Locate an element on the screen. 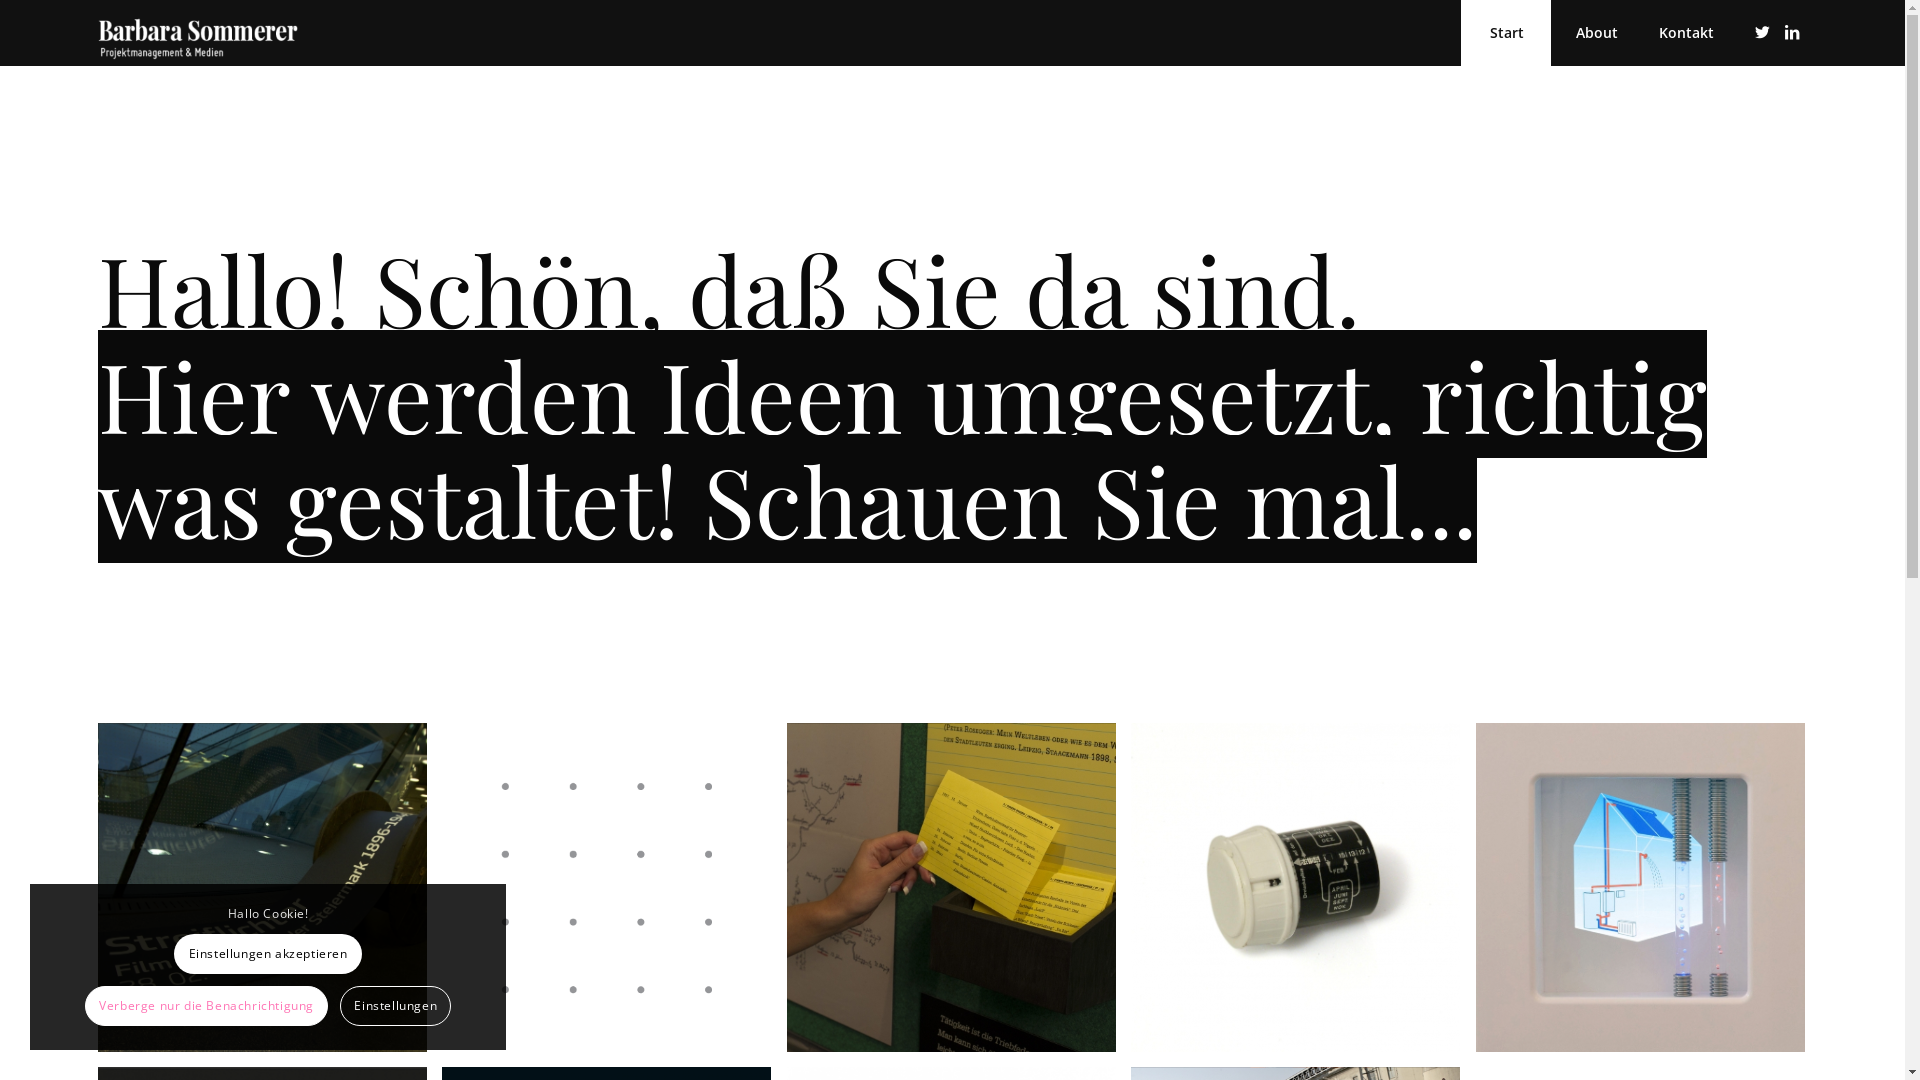  'About' is located at coordinates (1595, 33).